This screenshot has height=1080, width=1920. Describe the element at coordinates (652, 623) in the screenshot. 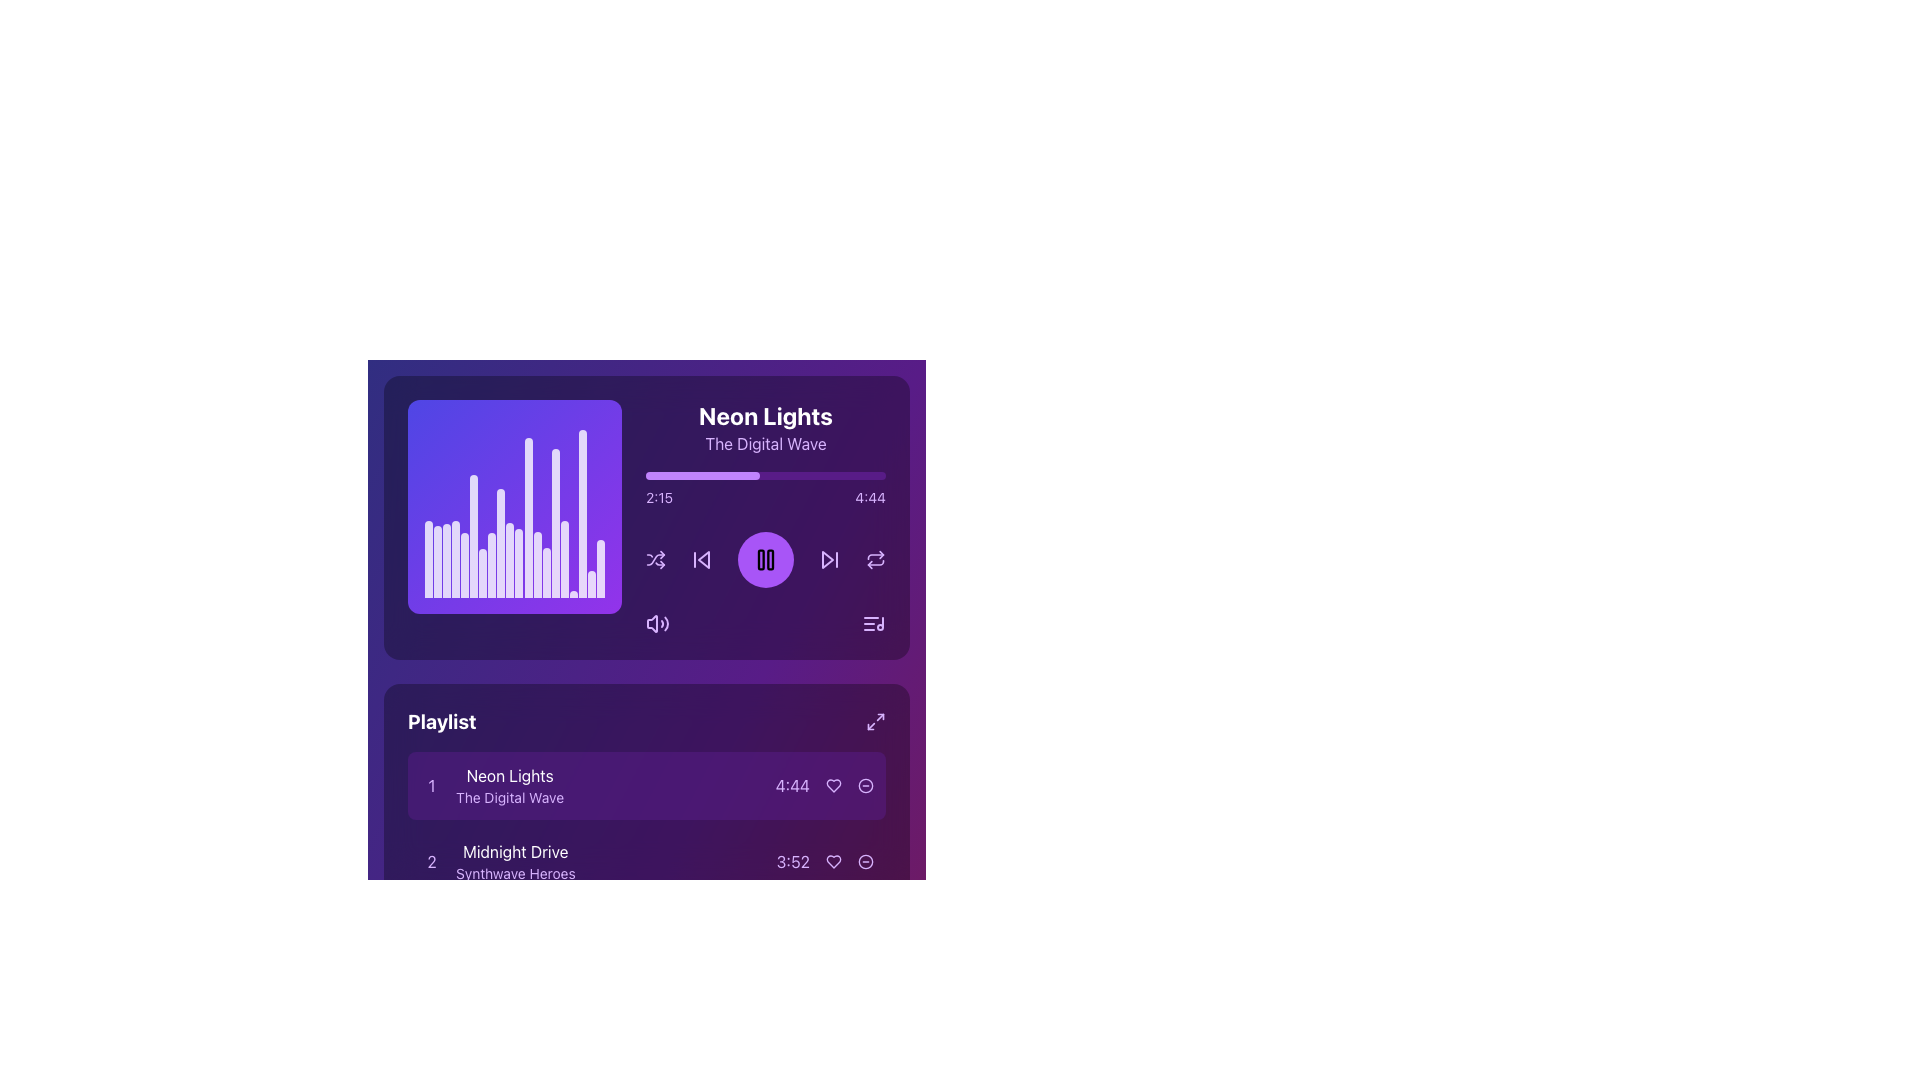

I see `the speaker icon, which is part of the volume control visualization styled in purple tones` at that location.